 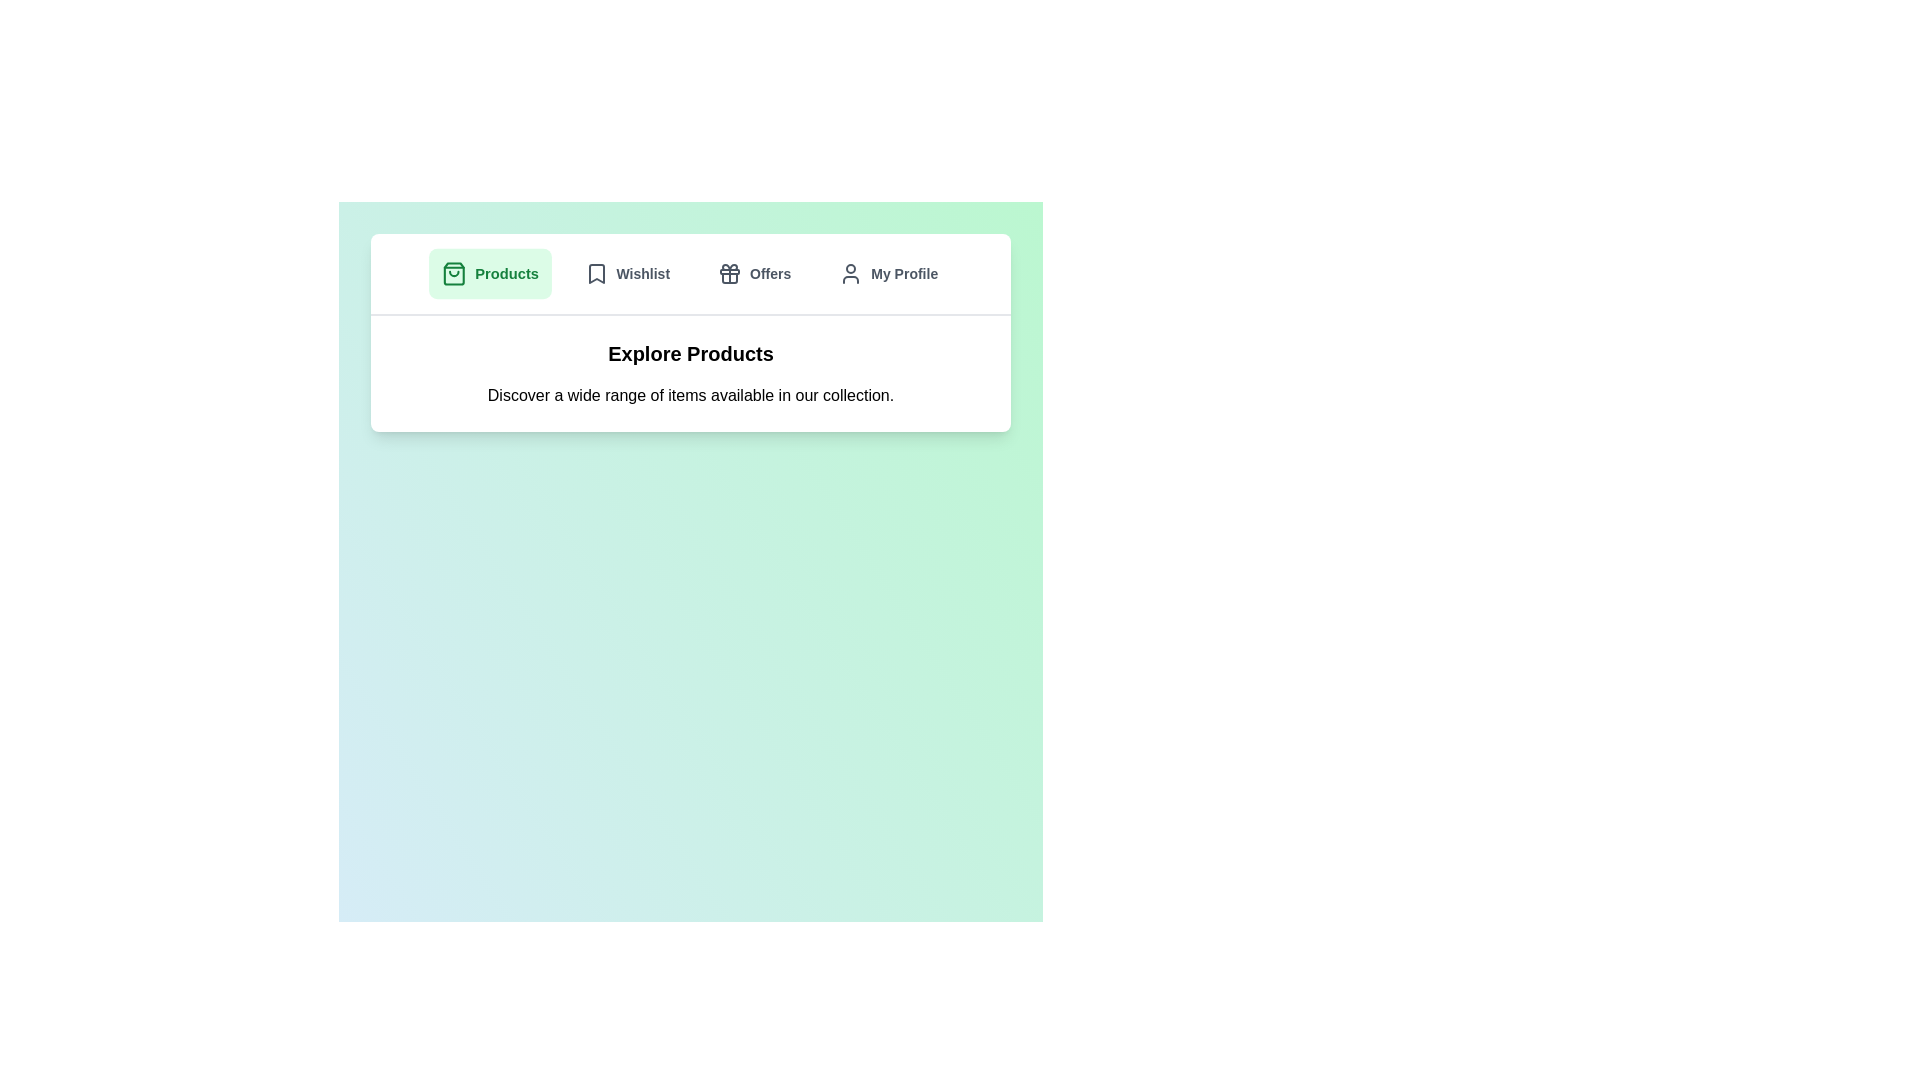 What do you see at coordinates (490, 273) in the screenshot?
I see `the 'Products' button located` at bounding box center [490, 273].